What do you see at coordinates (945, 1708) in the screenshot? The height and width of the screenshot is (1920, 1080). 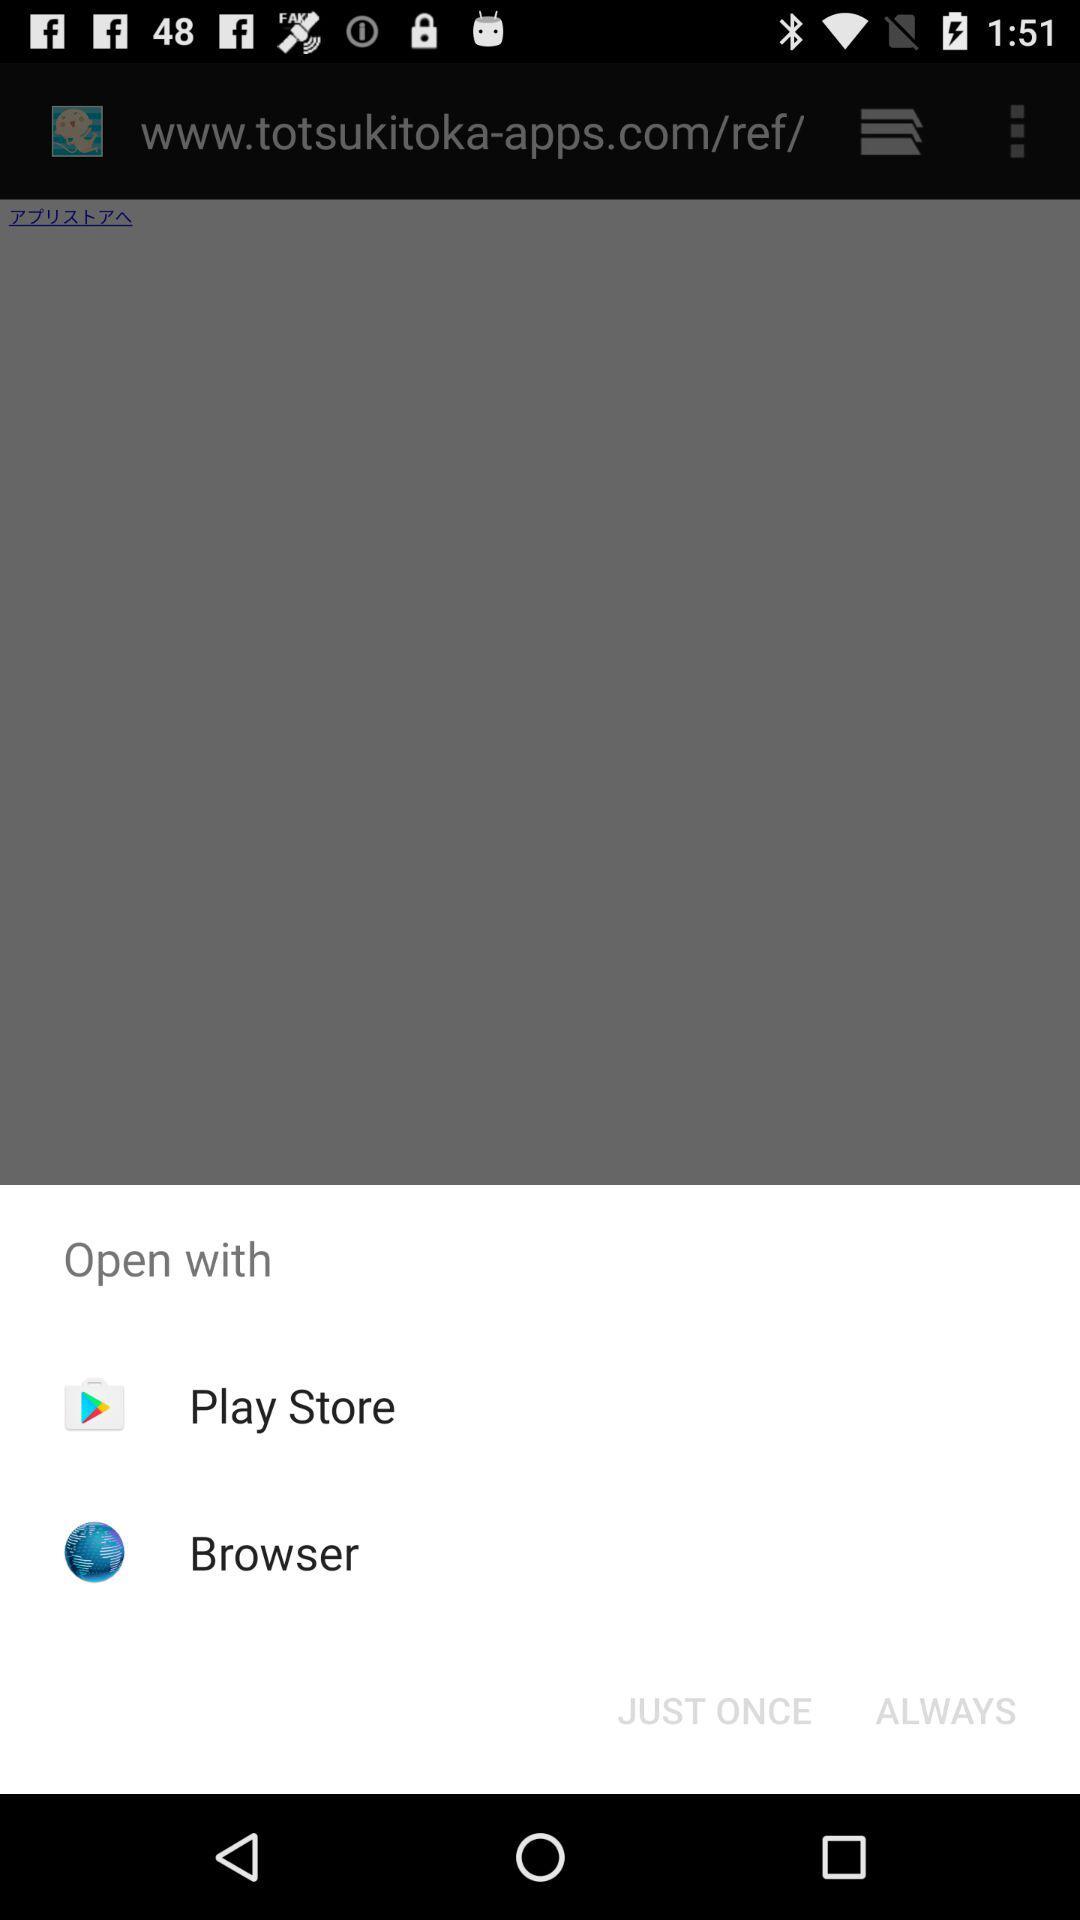 I see `always icon` at bounding box center [945, 1708].